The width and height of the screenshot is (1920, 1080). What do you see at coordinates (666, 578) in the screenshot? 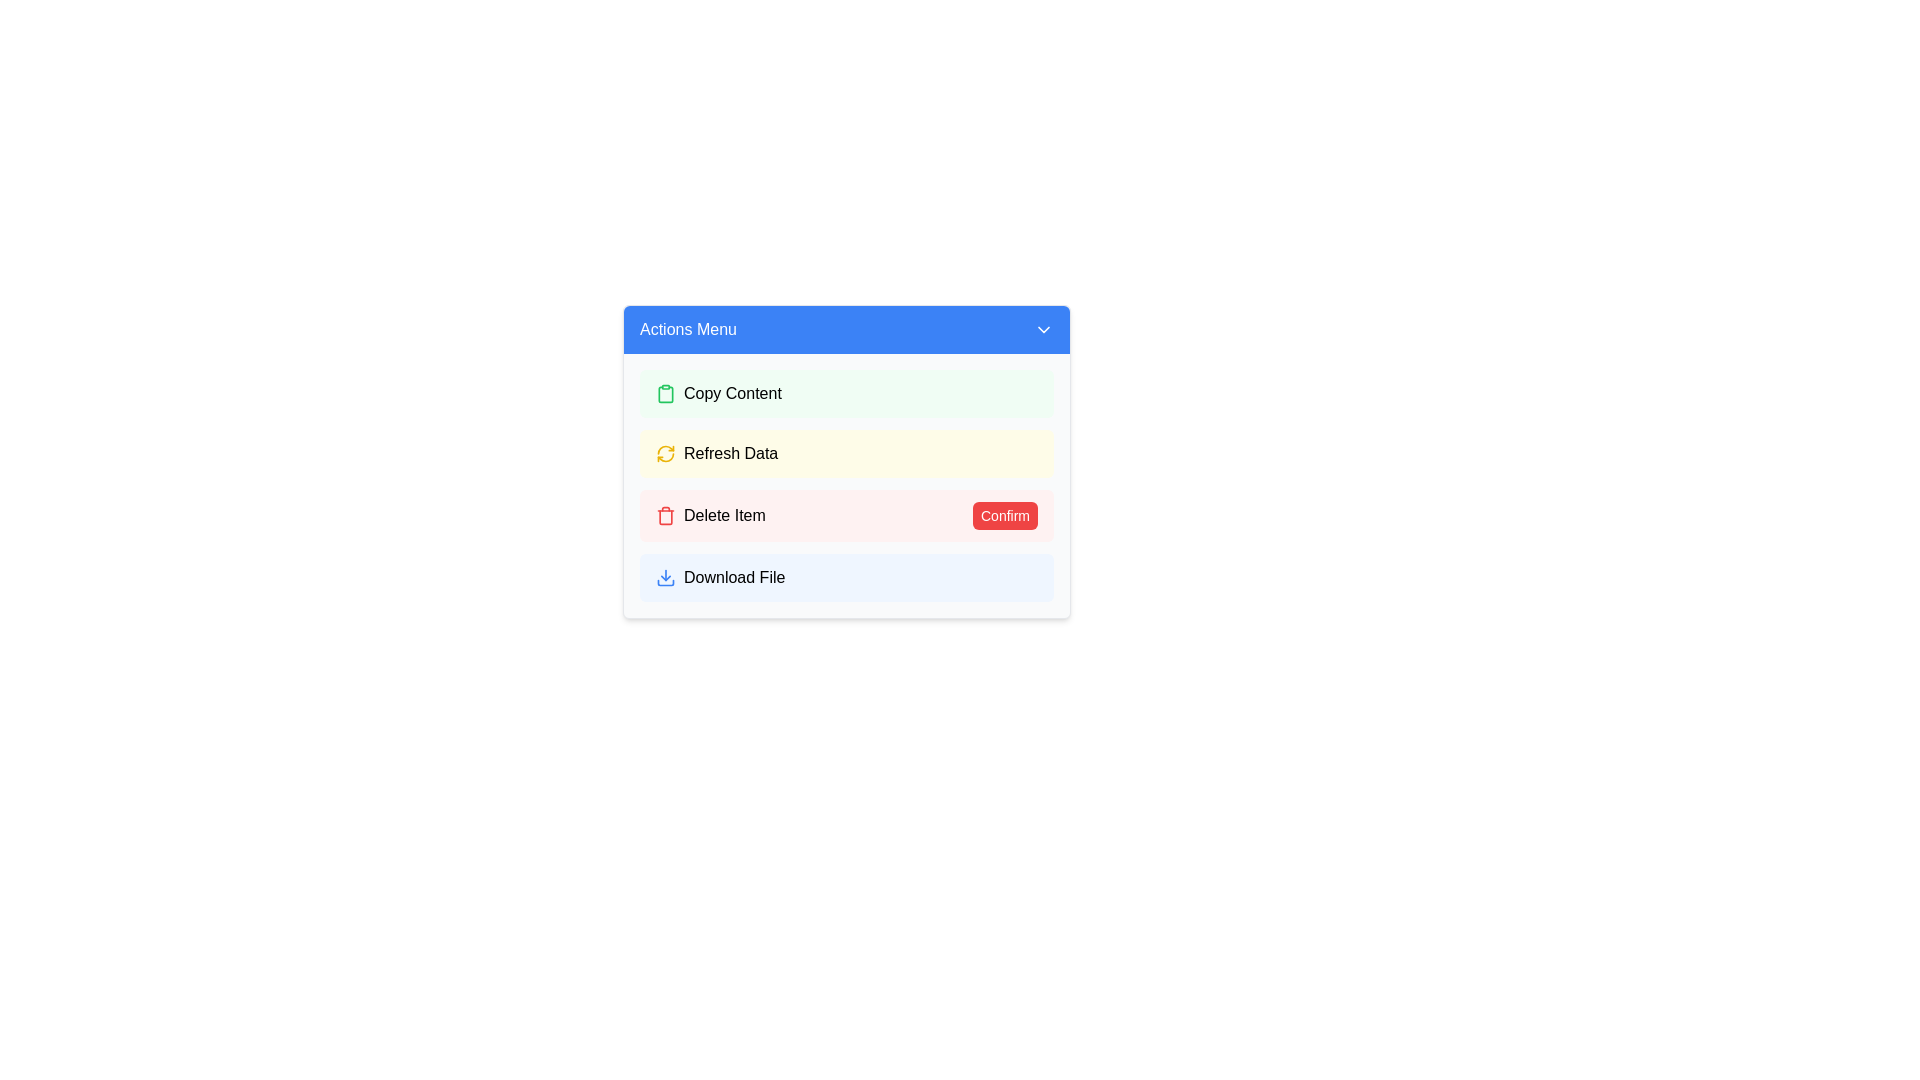
I see `the downward-facing blue arrow icon located at the far left side of the 'Download File' option in the action menu` at bounding box center [666, 578].